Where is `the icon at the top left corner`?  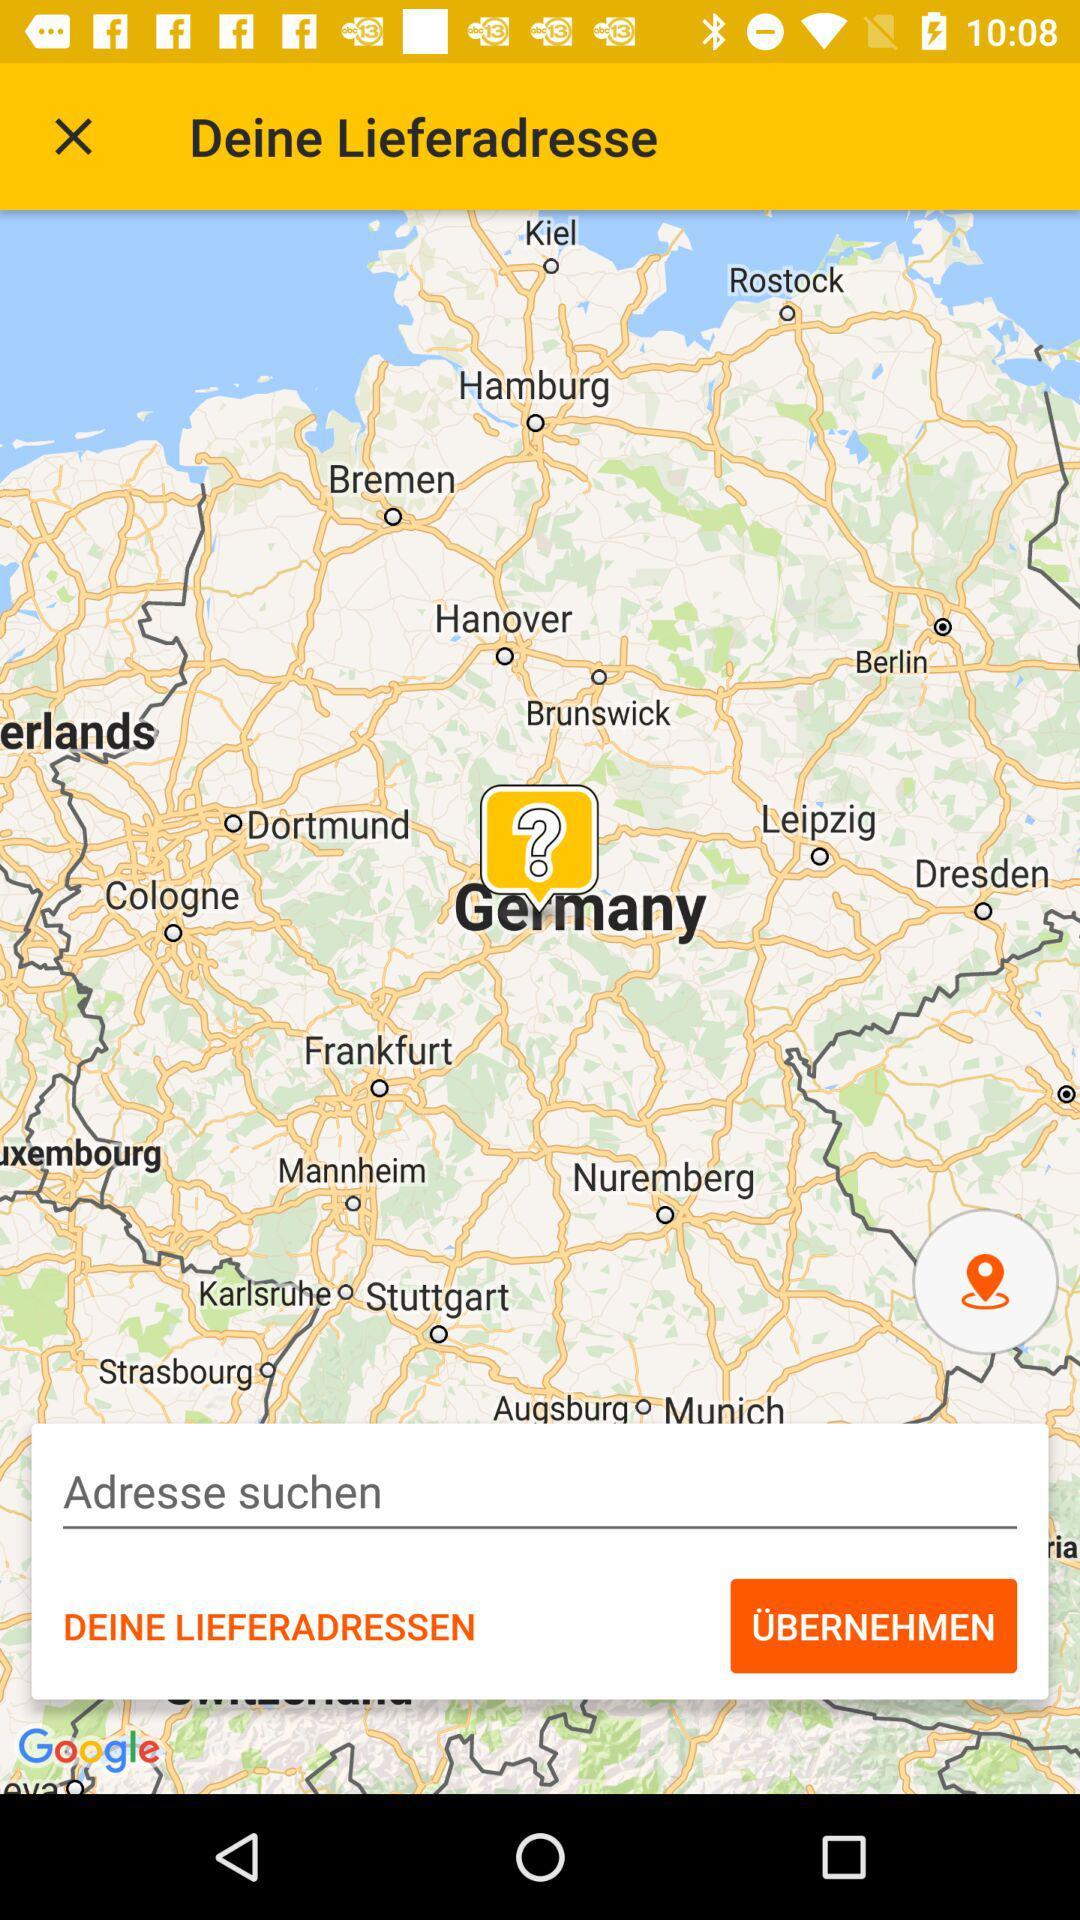 the icon at the top left corner is located at coordinates (72, 135).